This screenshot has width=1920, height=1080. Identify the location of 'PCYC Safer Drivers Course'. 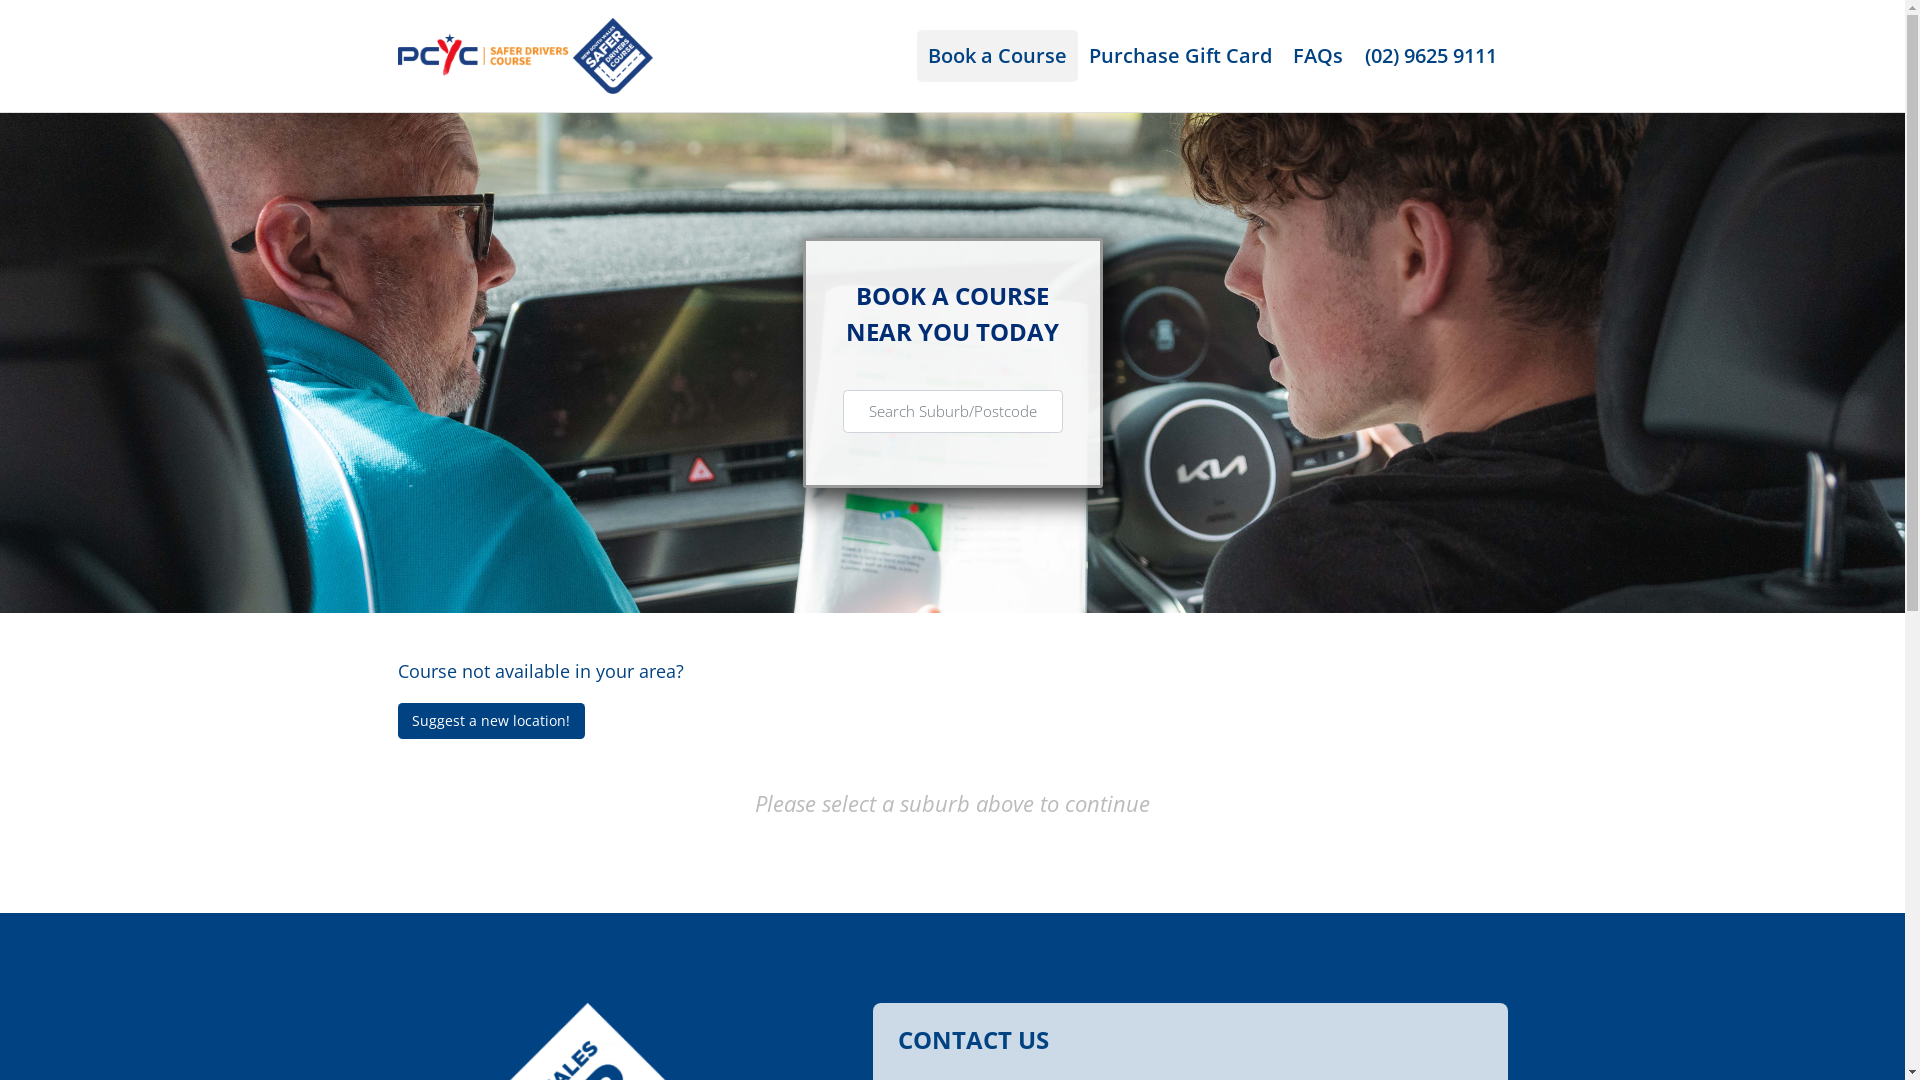
(525, 52).